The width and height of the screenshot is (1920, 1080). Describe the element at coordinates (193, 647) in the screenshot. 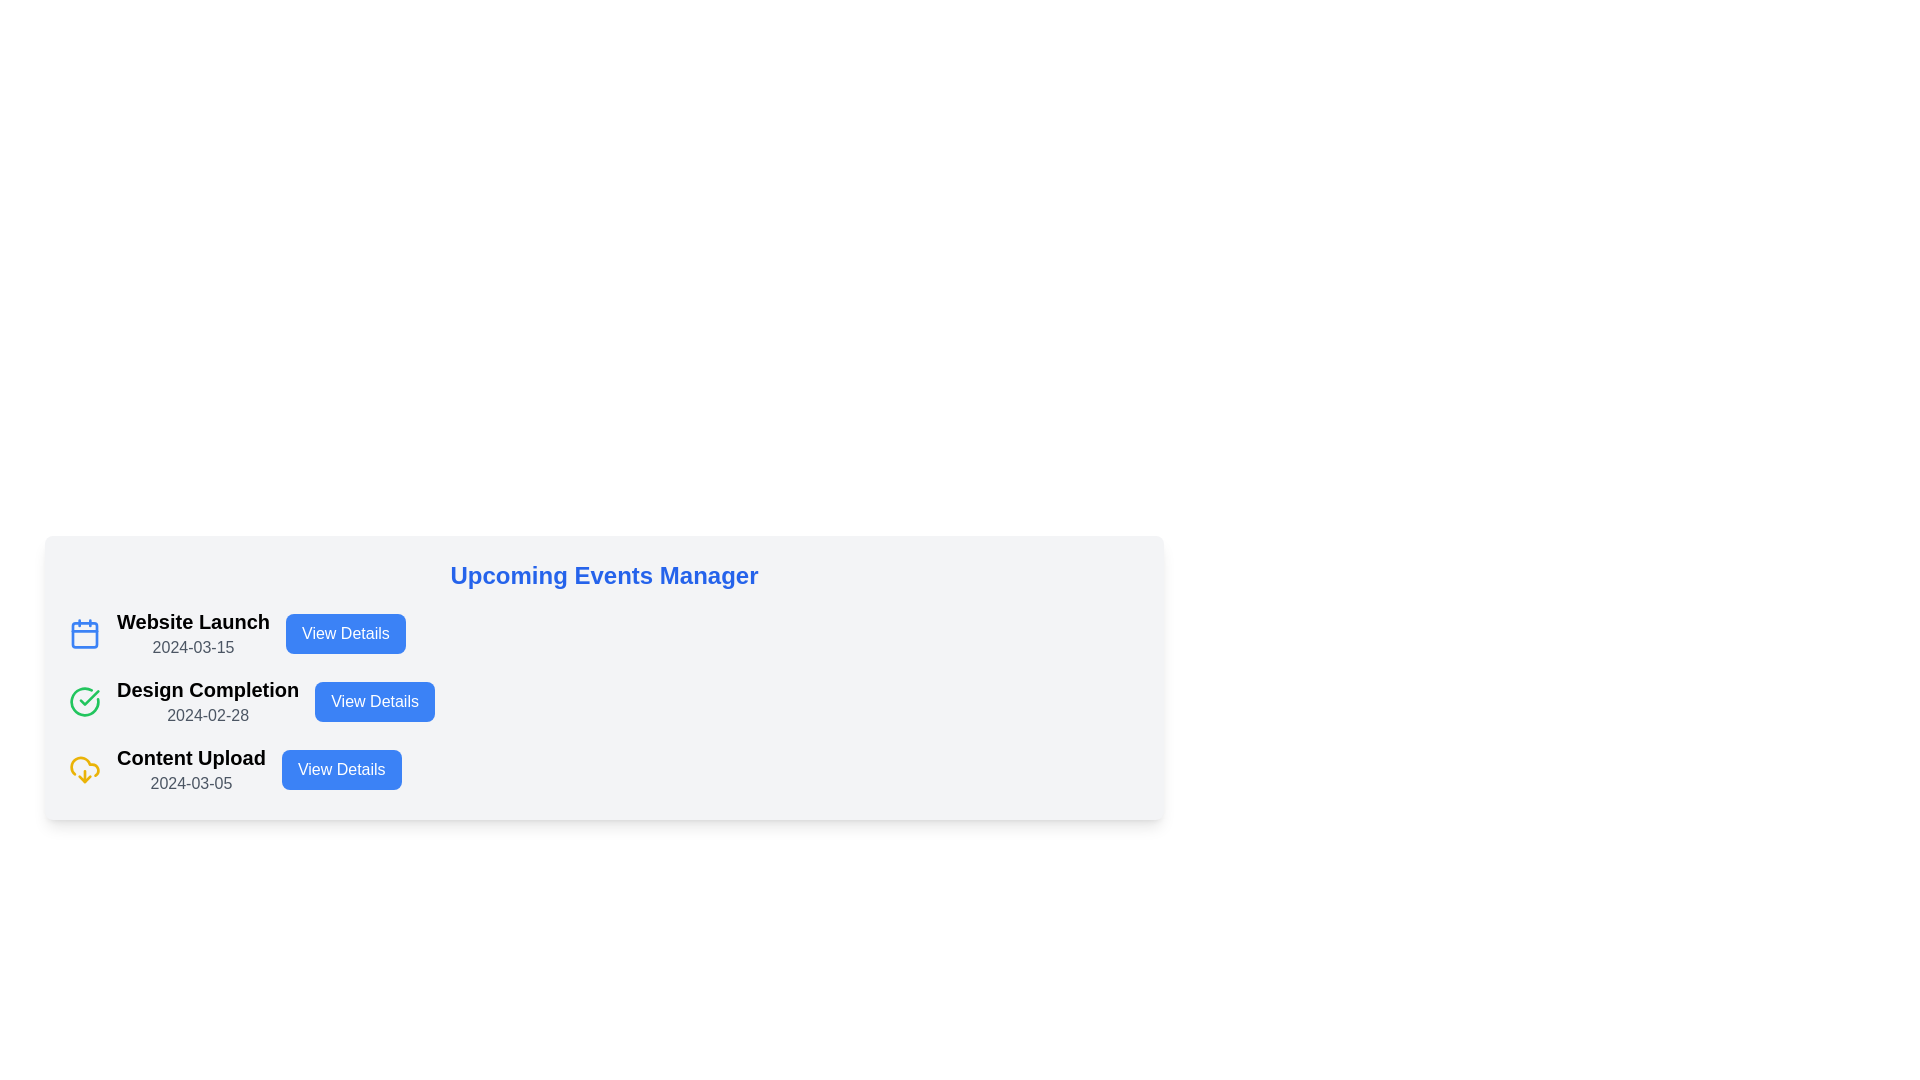

I see `date information displayed in the static text label located beneath the 'Website Launch' title in the 'Upcoming Events Manager' section` at that location.